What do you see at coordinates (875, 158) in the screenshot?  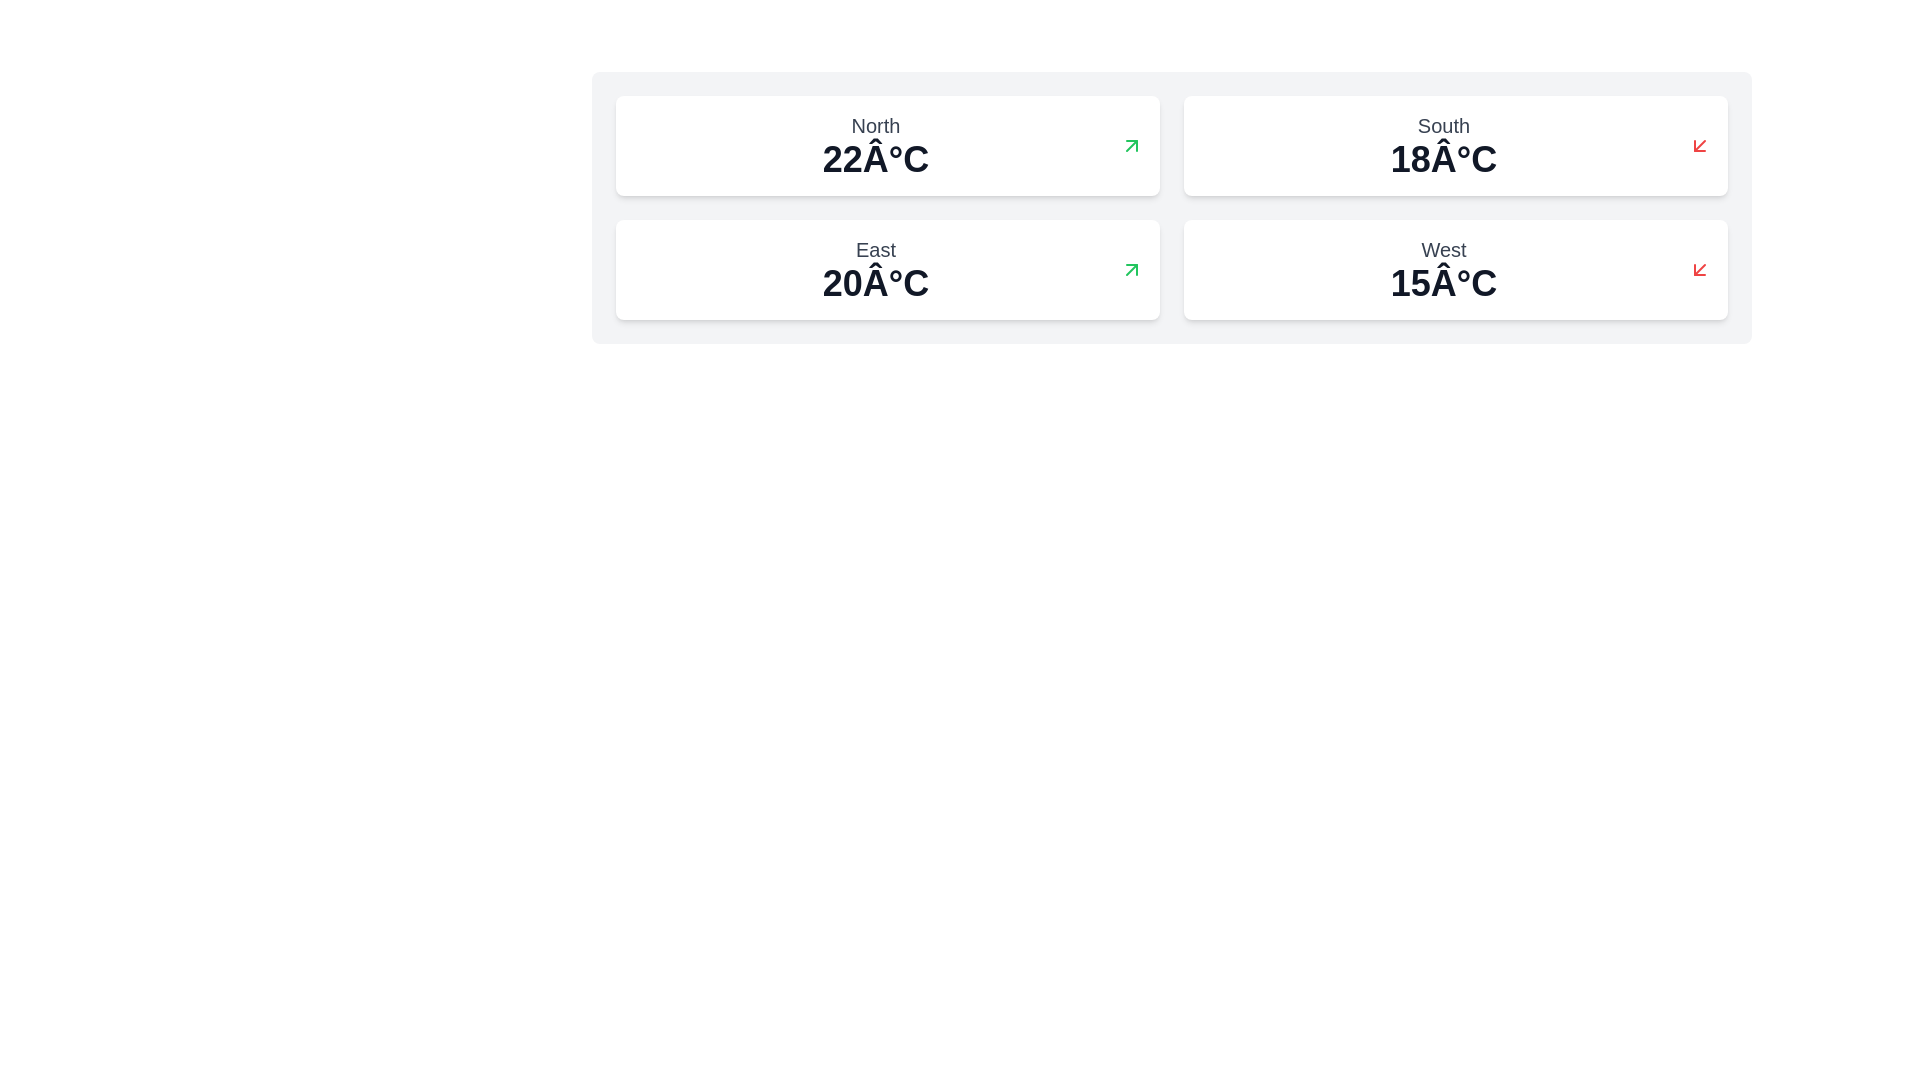 I see `the Text Display element that shows '22°C', which is positioned below the label 'North' in a card layout` at bounding box center [875, 158].